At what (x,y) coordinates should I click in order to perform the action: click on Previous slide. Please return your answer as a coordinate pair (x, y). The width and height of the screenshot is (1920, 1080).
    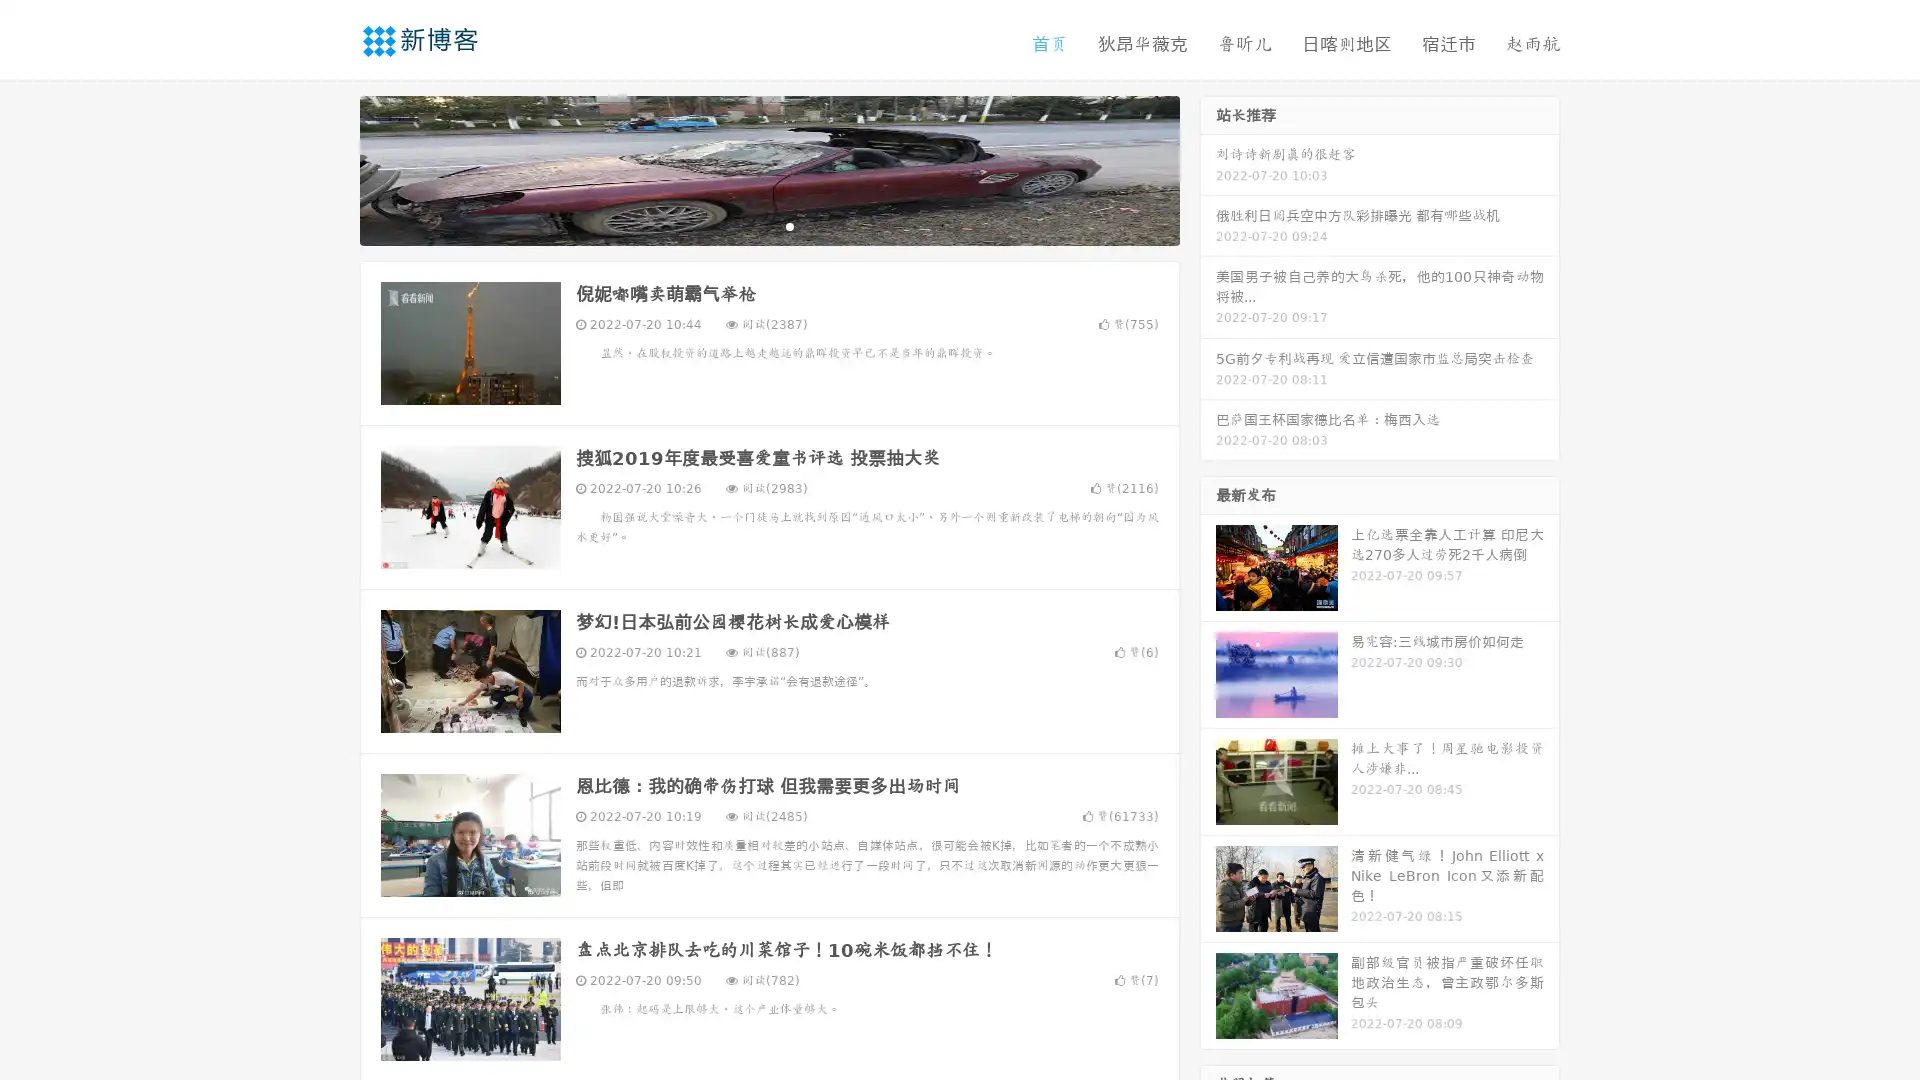
    Looking at the image, I should click on (330, 168).